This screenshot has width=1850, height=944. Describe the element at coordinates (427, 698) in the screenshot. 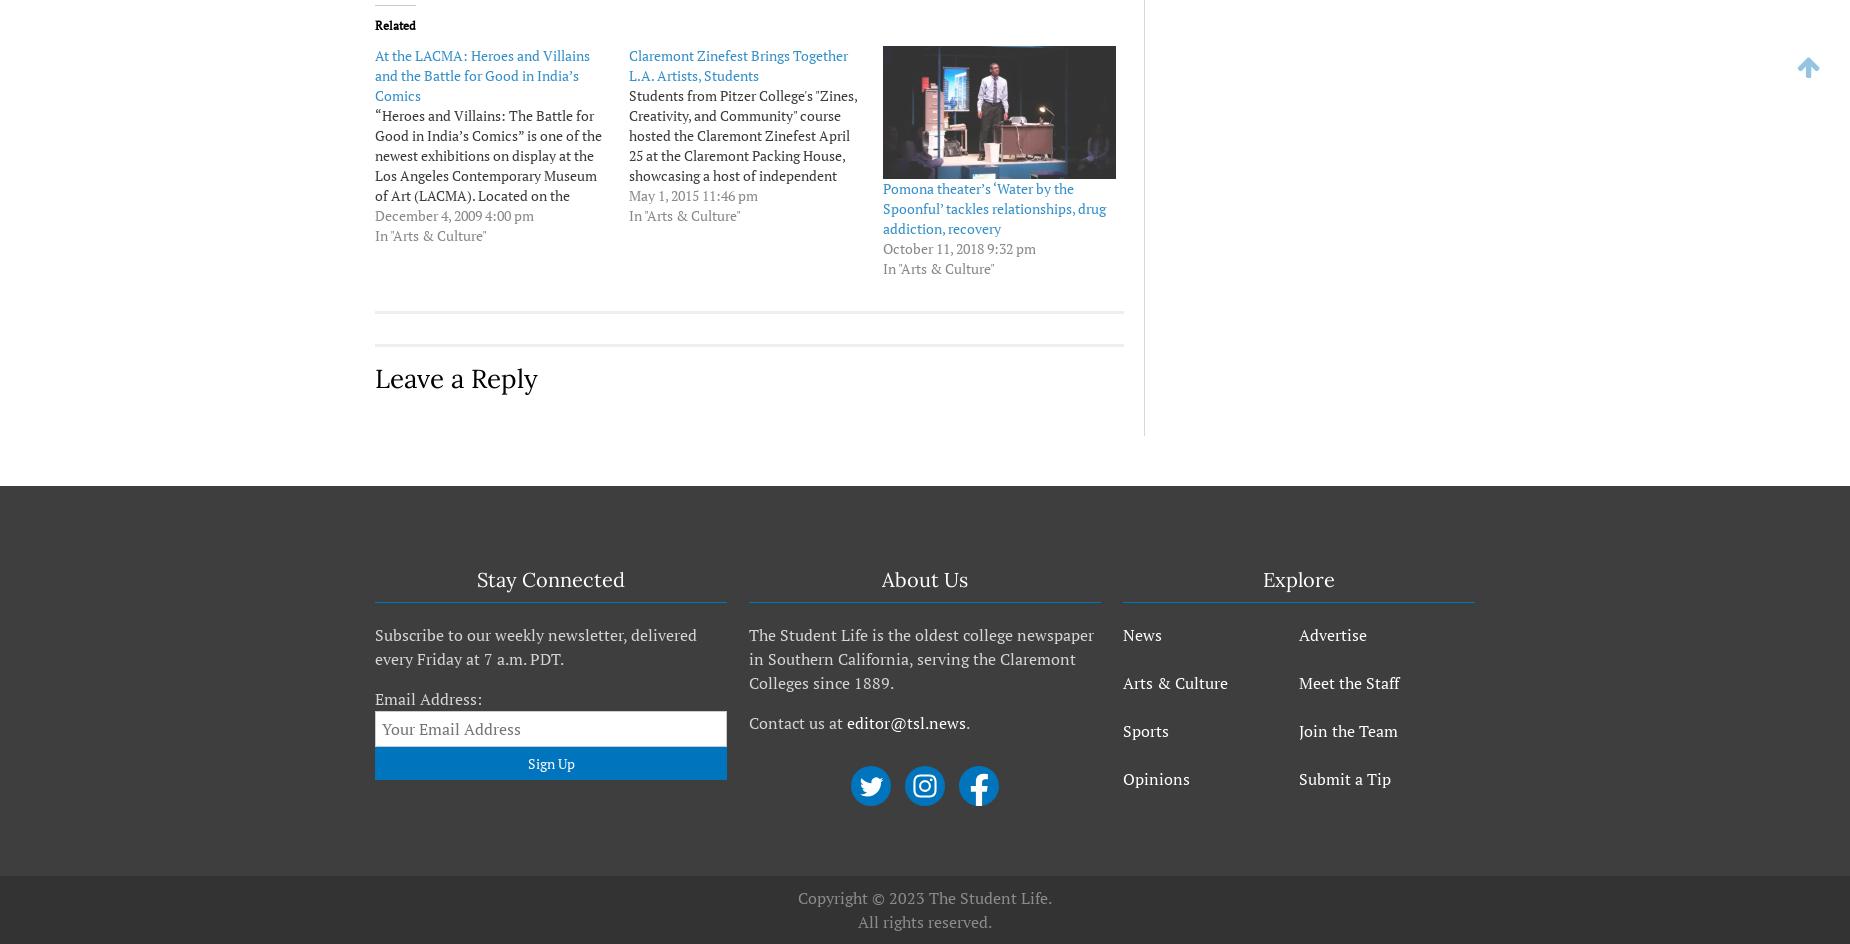

I see `'Email Address:'` at that location.